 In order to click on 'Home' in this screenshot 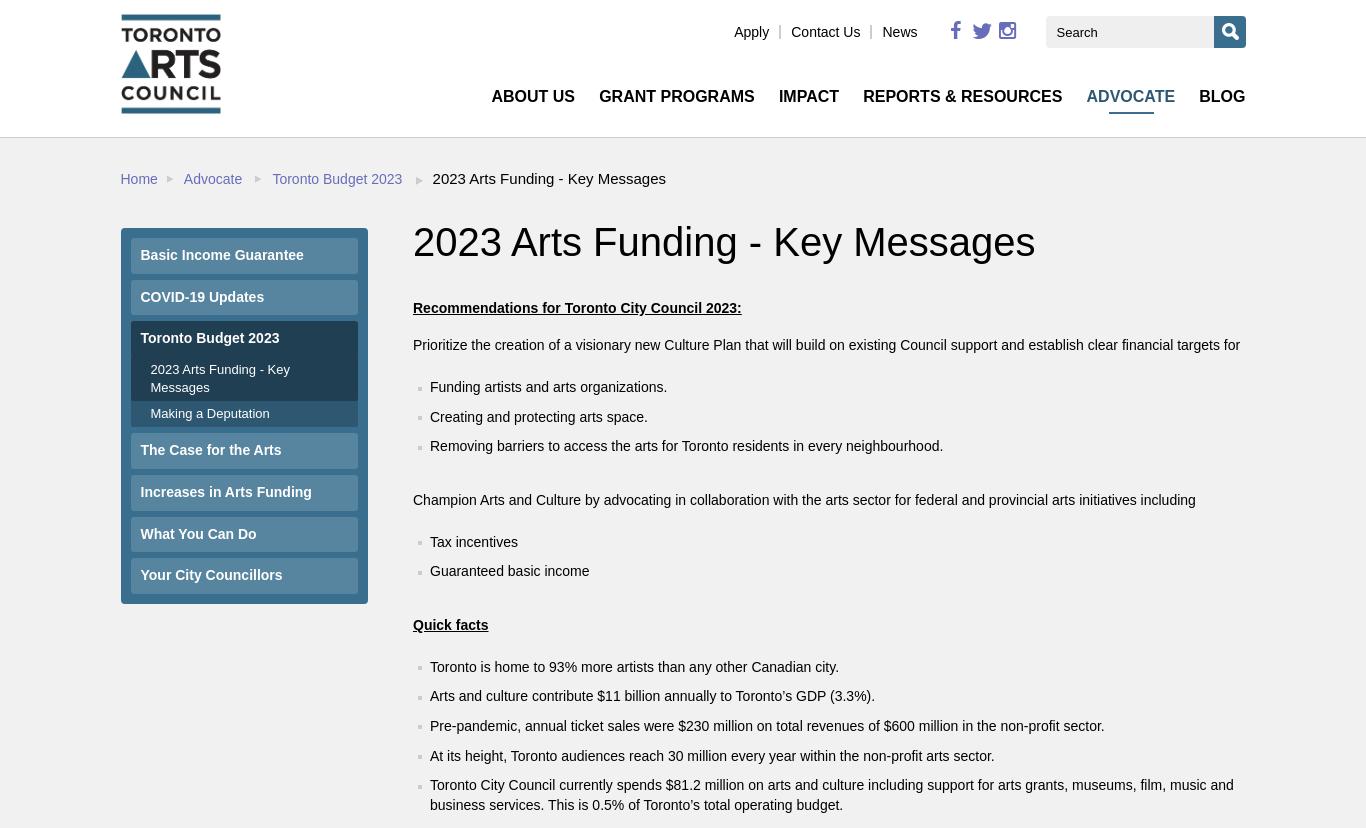, I will do `click(137, 178)`.